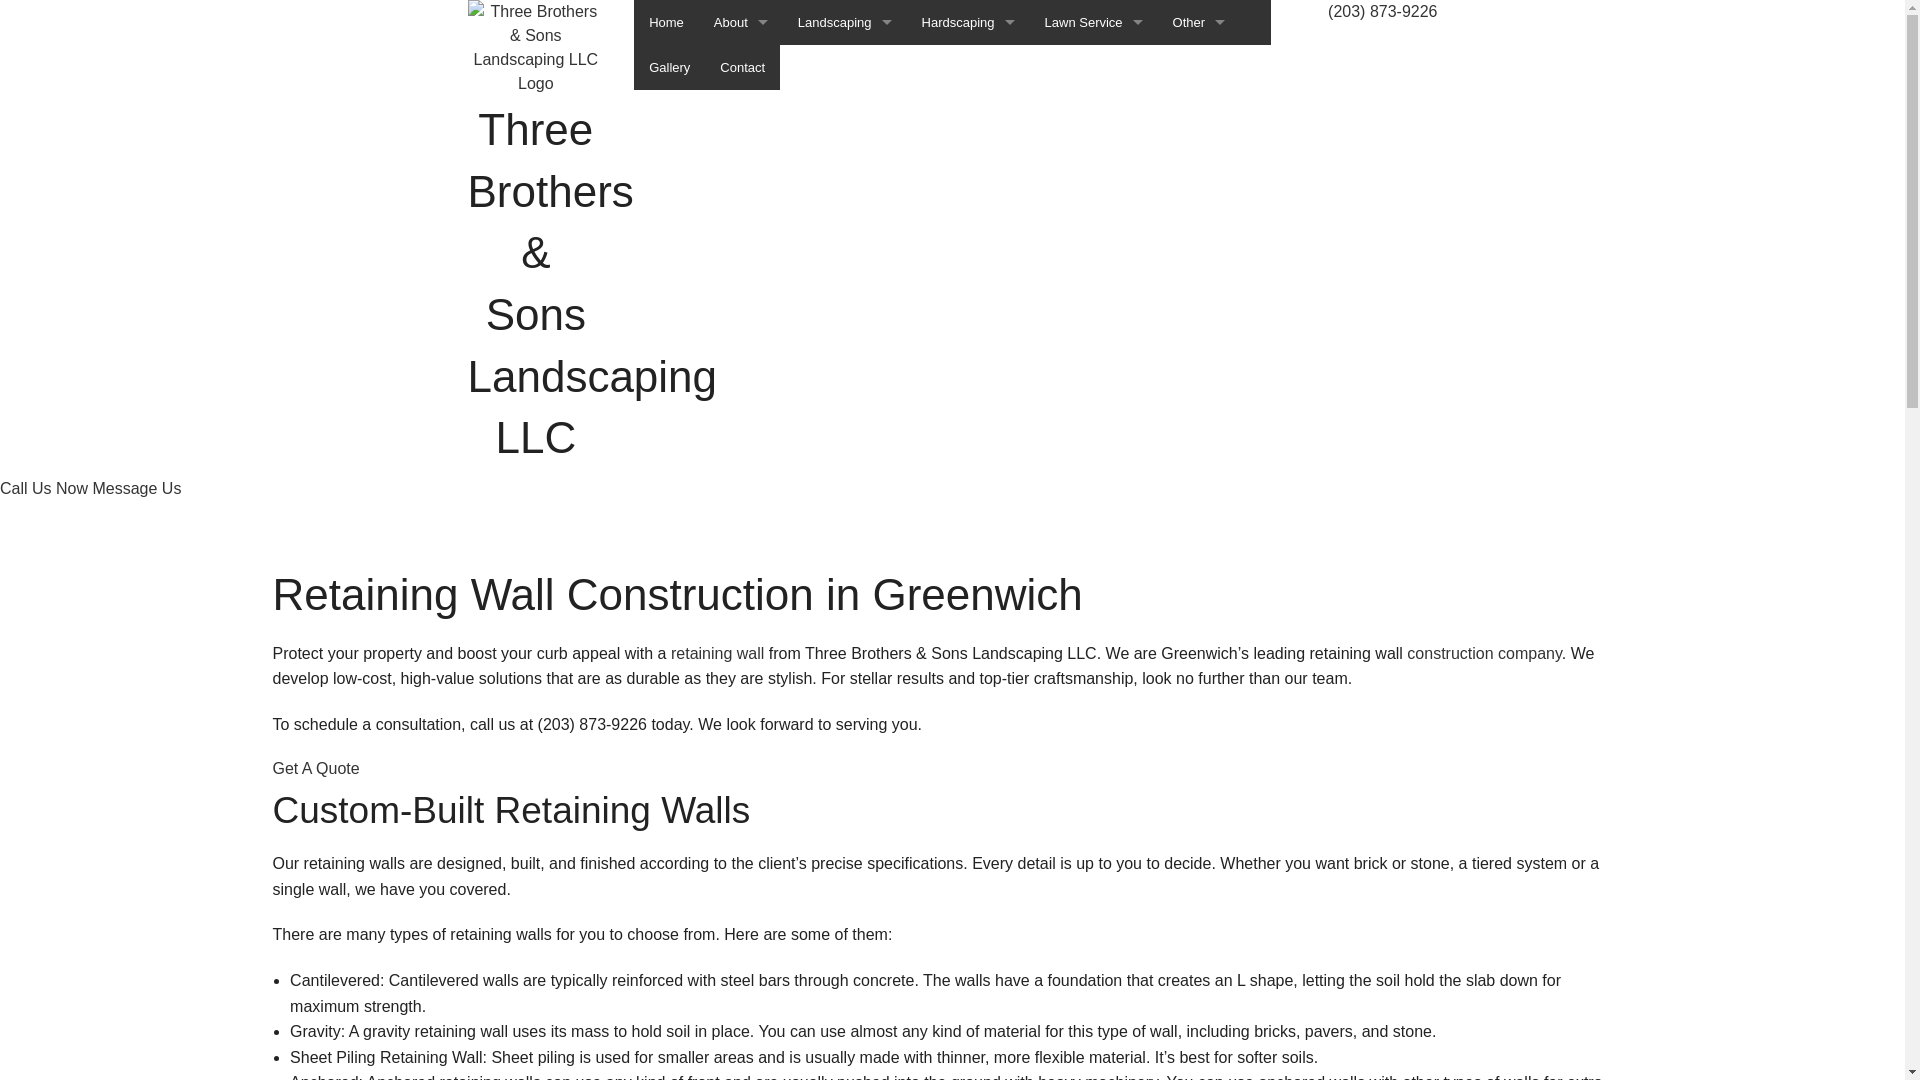 The image size is (1920, 1080). Describe the element at coordinates (844, 112) in the screenshot. I see `'Landscape Design Services'` at that location.